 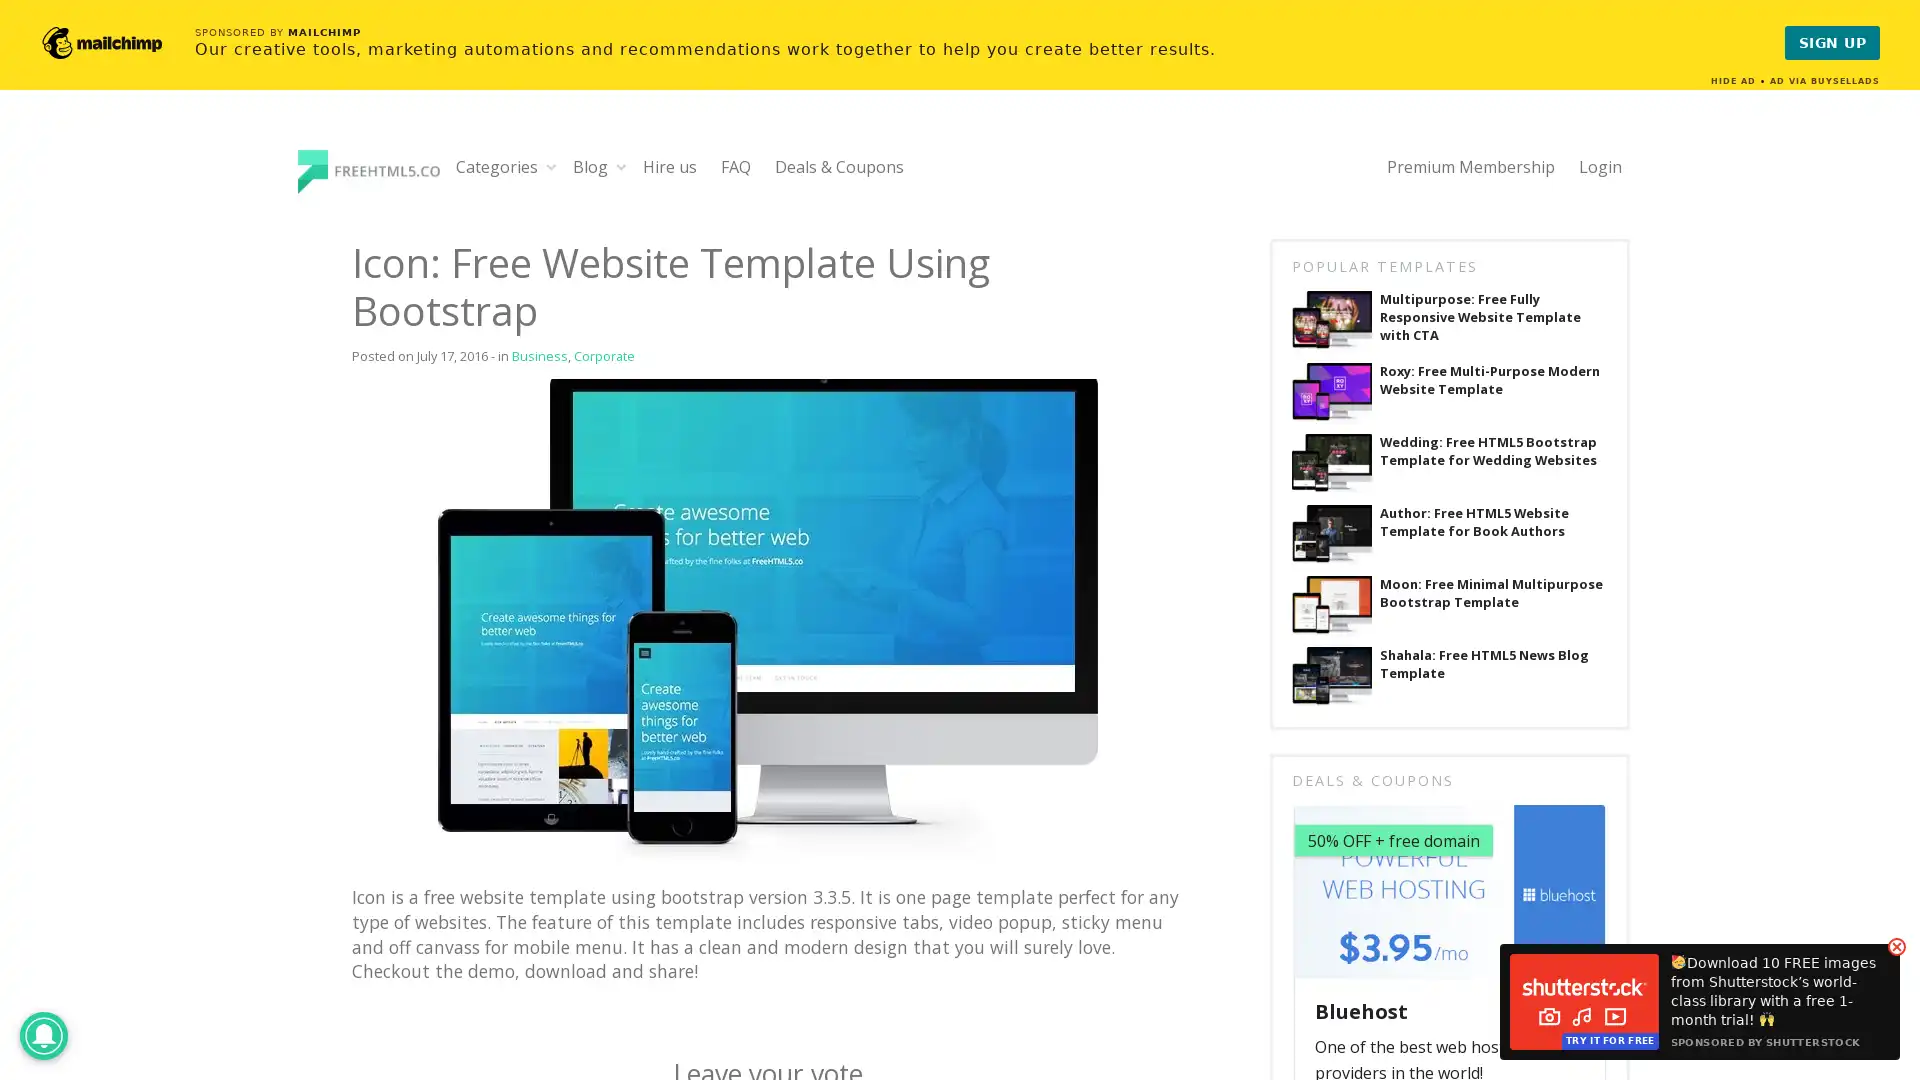 What do you see at coordinates (620, 165) in the screenshot?
I see `Expand child menu` at bounding box center [620, 165].